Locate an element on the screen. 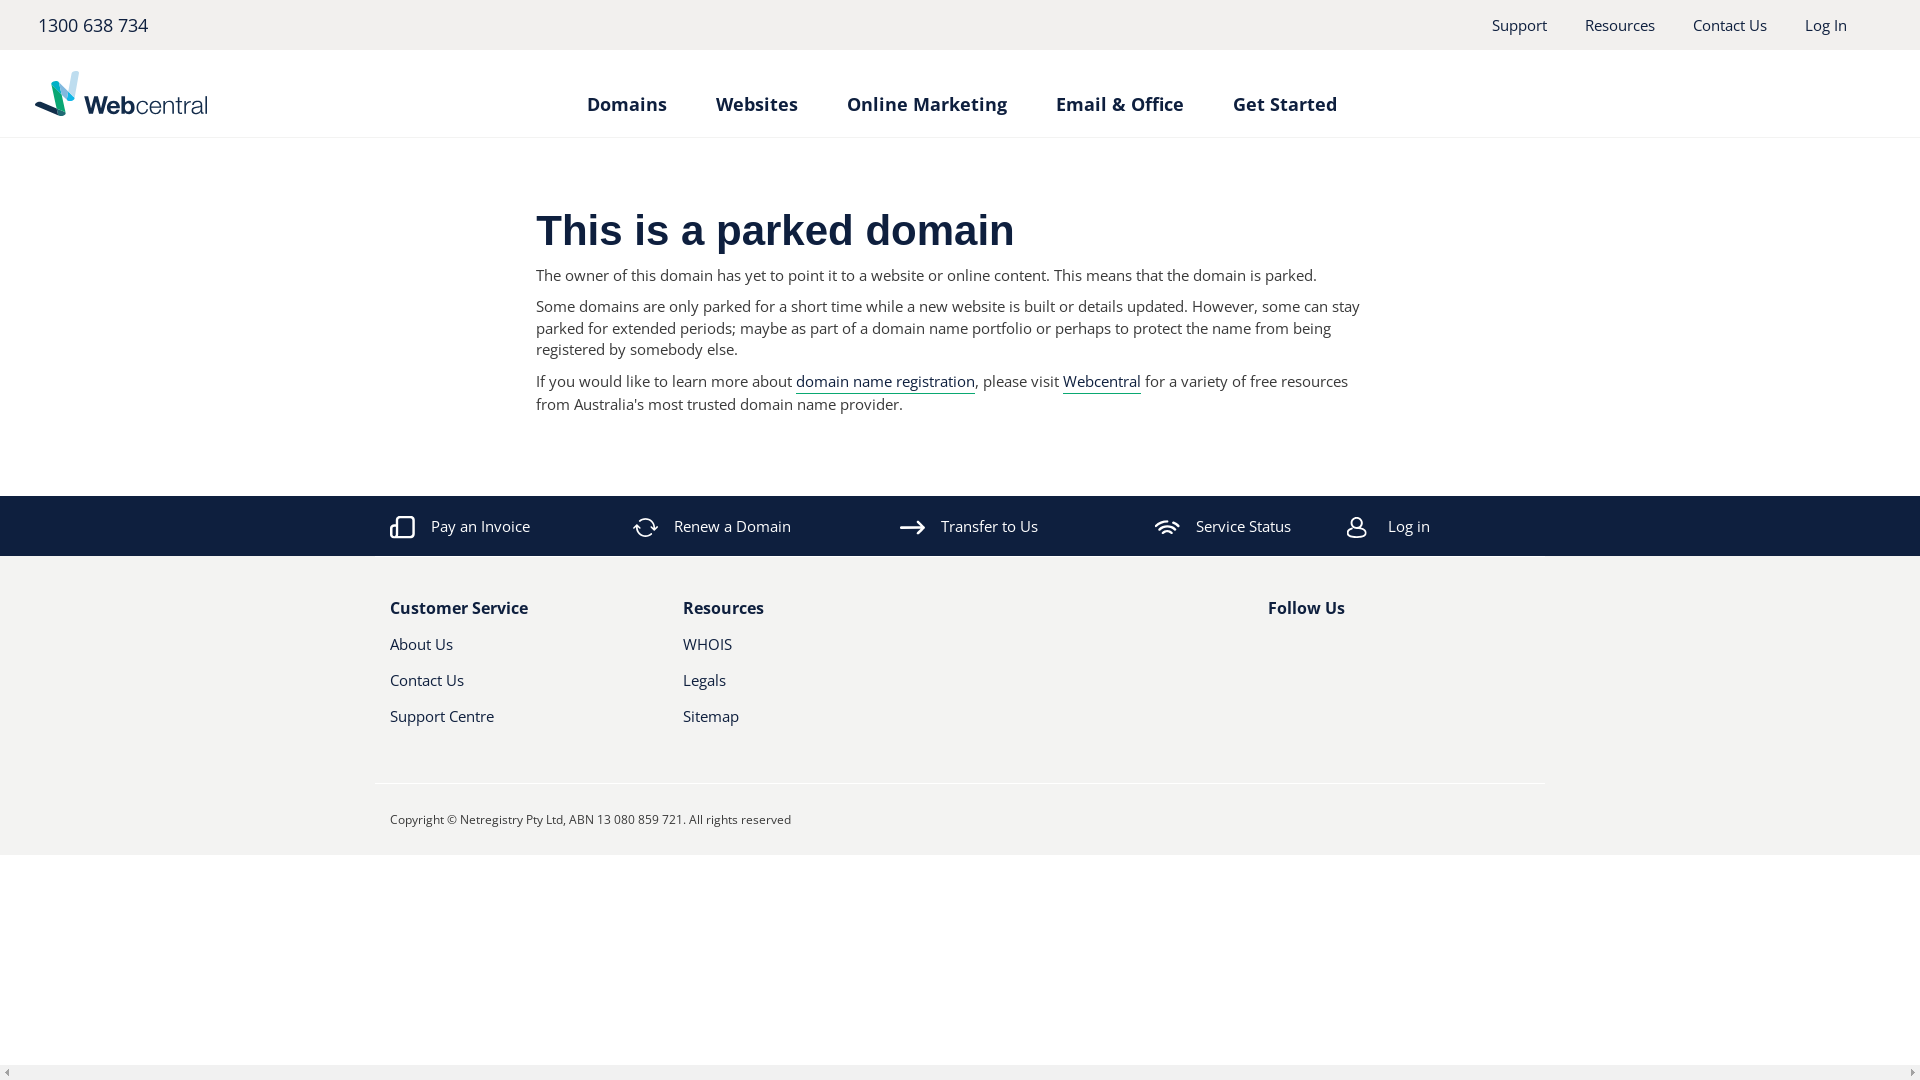 This screenshot has height=1080, width=1920. 'Support Centre' is located at coordinates (389, 724).